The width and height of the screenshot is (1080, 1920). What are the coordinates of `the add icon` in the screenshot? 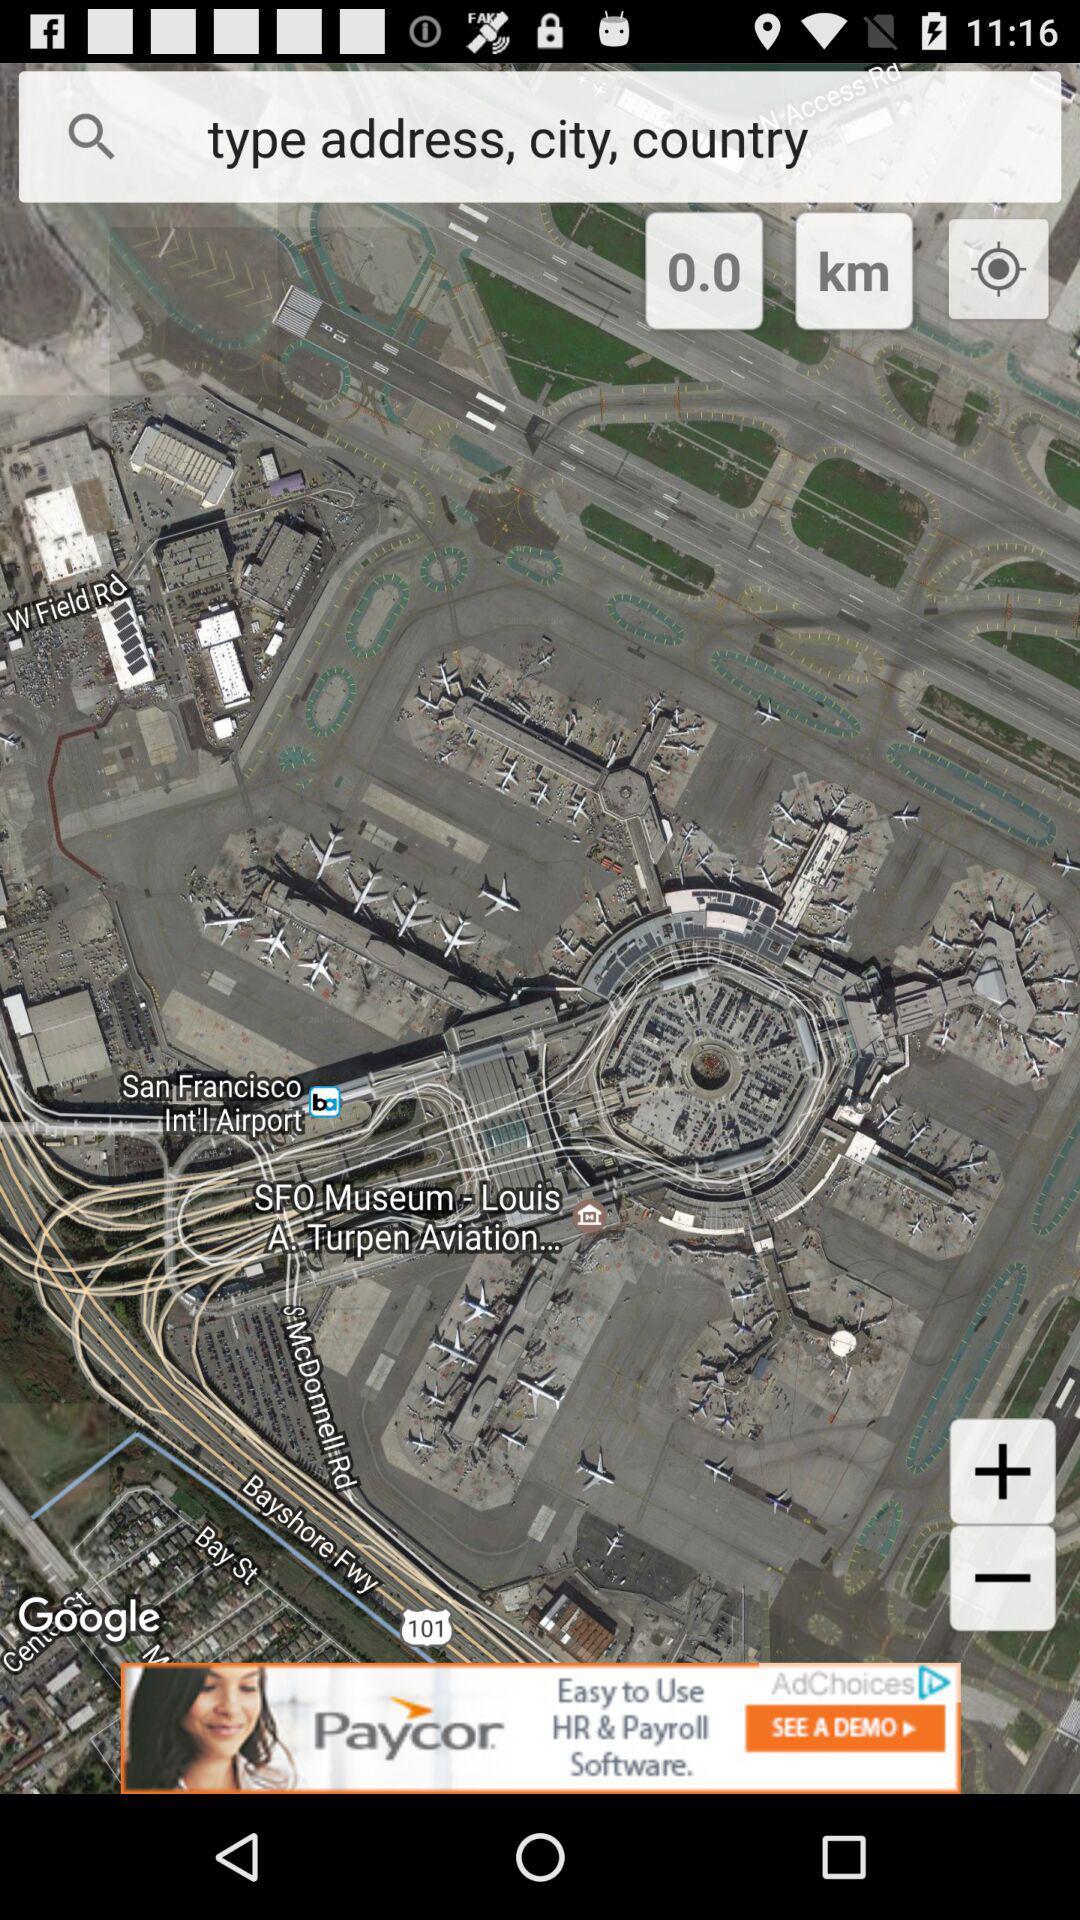 It's located at (1002, 1573).